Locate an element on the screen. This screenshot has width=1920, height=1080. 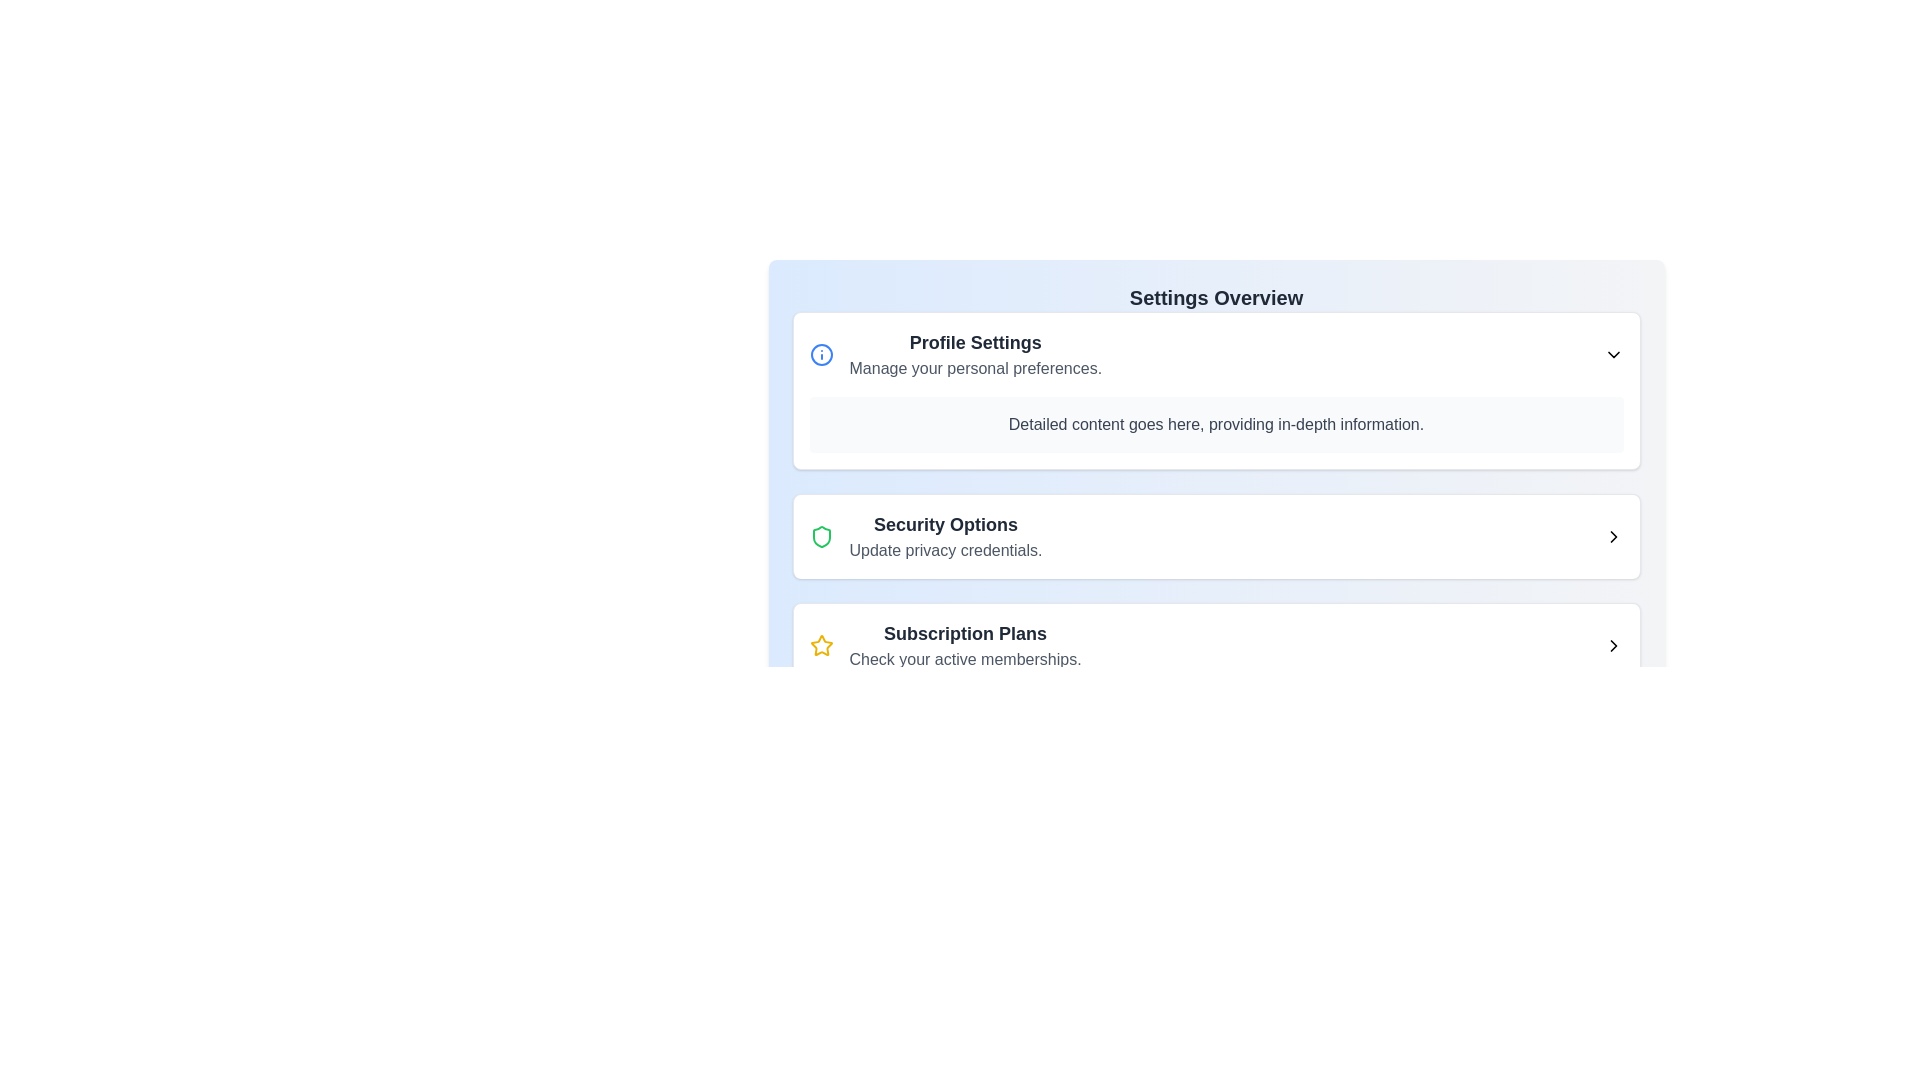
the text label that says 'Manage your personal preferences.' located below the 'Profile Settings' header within the 'Settings Overview' section is located at coordinates (975, 369).